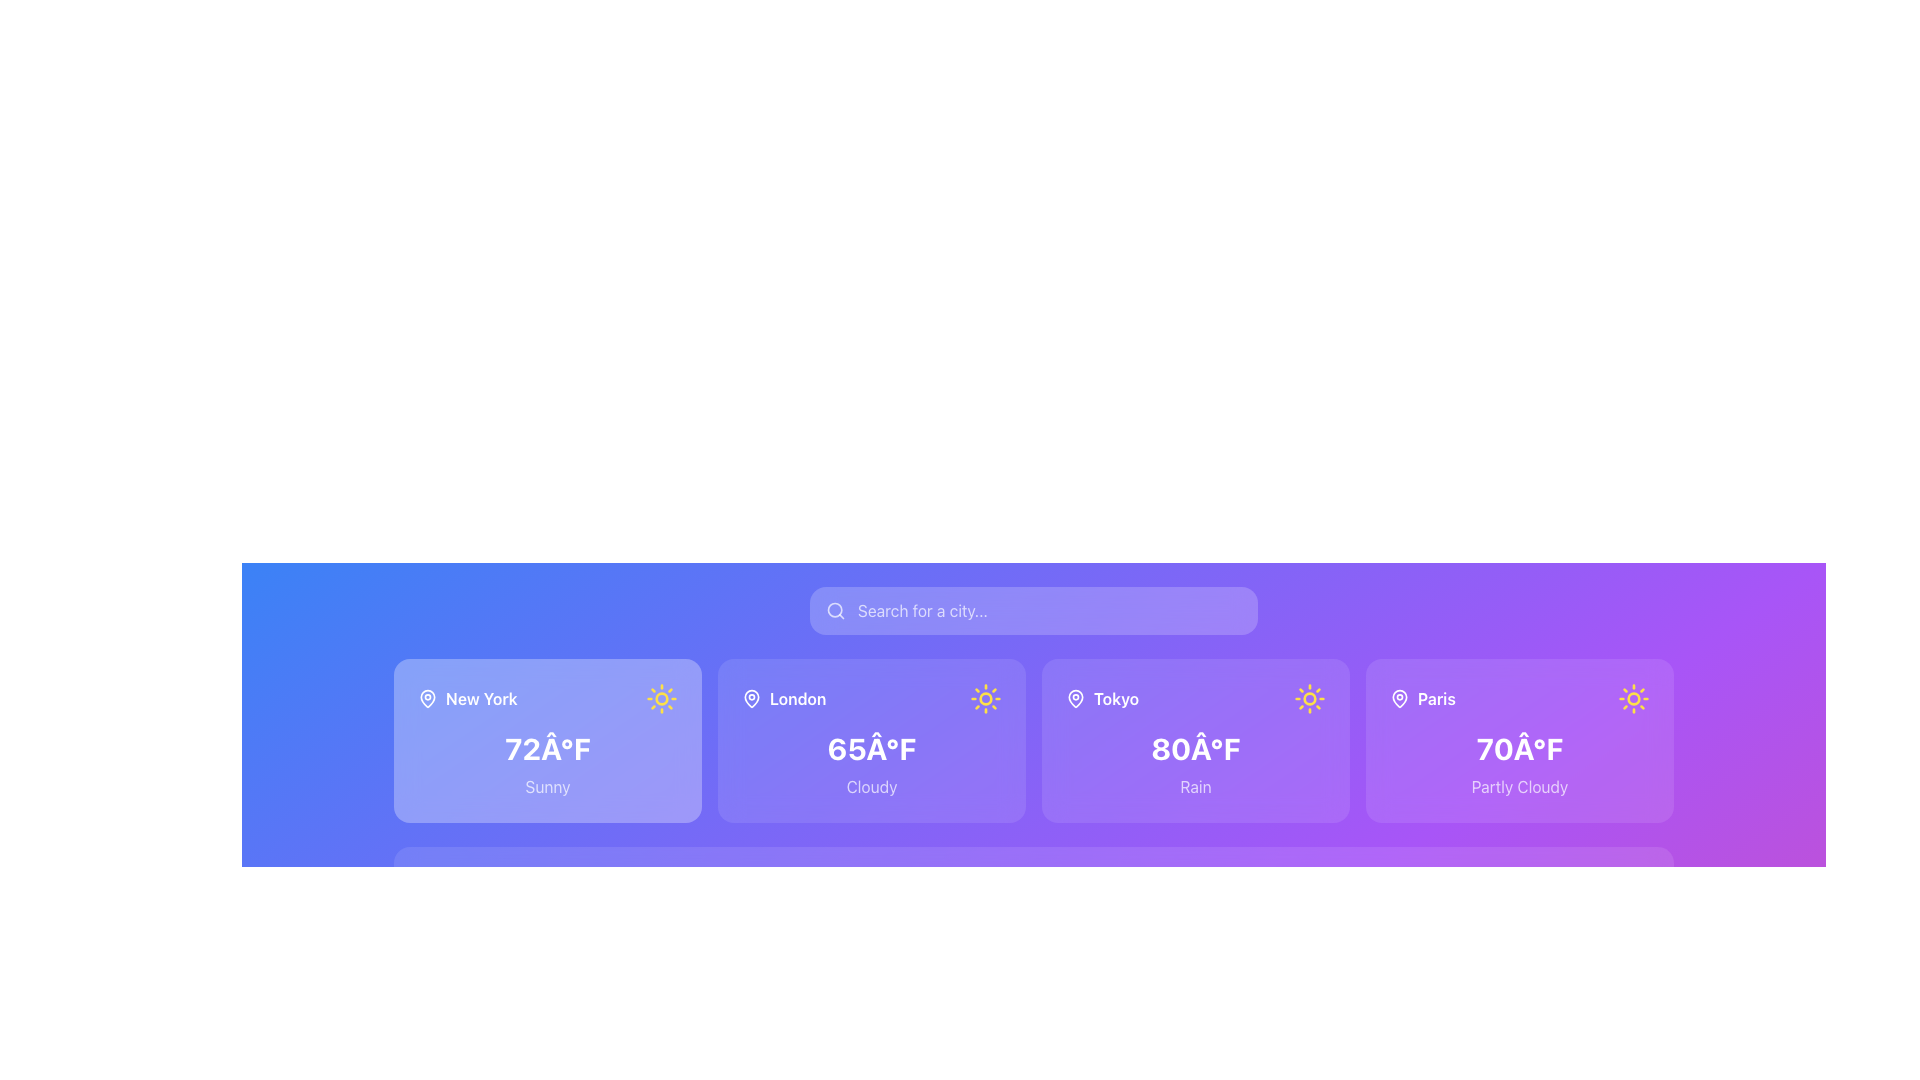 Image resolution: width=1920 pixels, height=1080 pixels. What do you see at coordinates (1074, 697) in the screenshot?
I see `the graphical representation of the pin icon located in the title section of the card identifying the city 'Tokyo', which is a white location marker icon positioned to the left of the city name text` at bounding box center [1074, 697].